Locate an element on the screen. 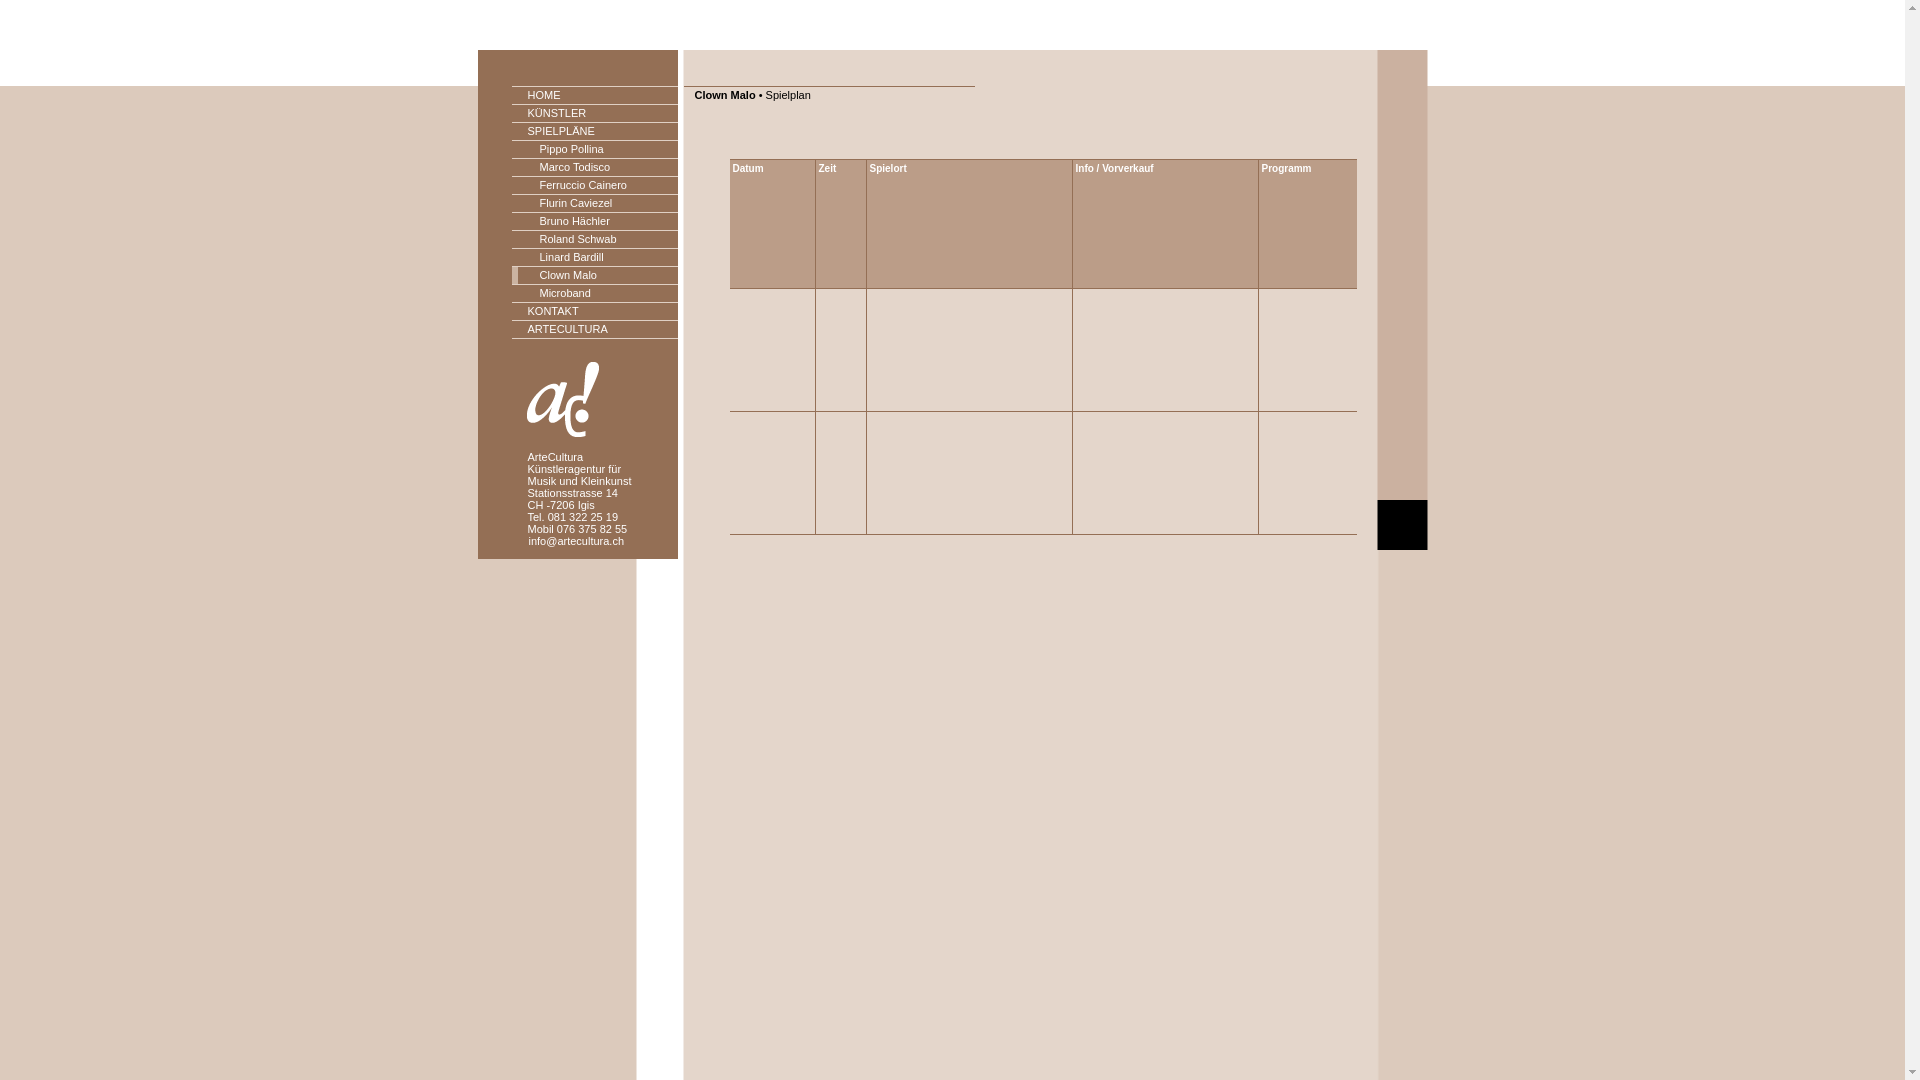  'info@artecultura.ch' is located at coordinates (575, 540).